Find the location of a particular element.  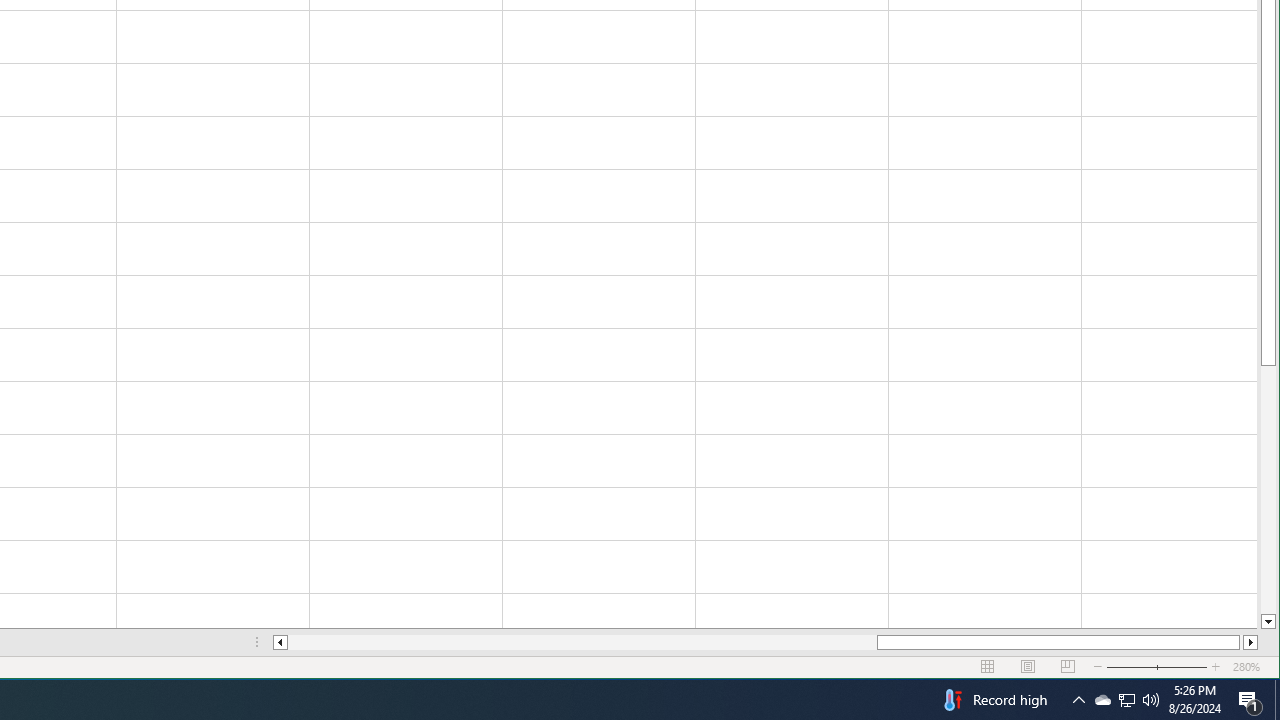

'Q2790: 100%' is located at coordinates (1101, 698).